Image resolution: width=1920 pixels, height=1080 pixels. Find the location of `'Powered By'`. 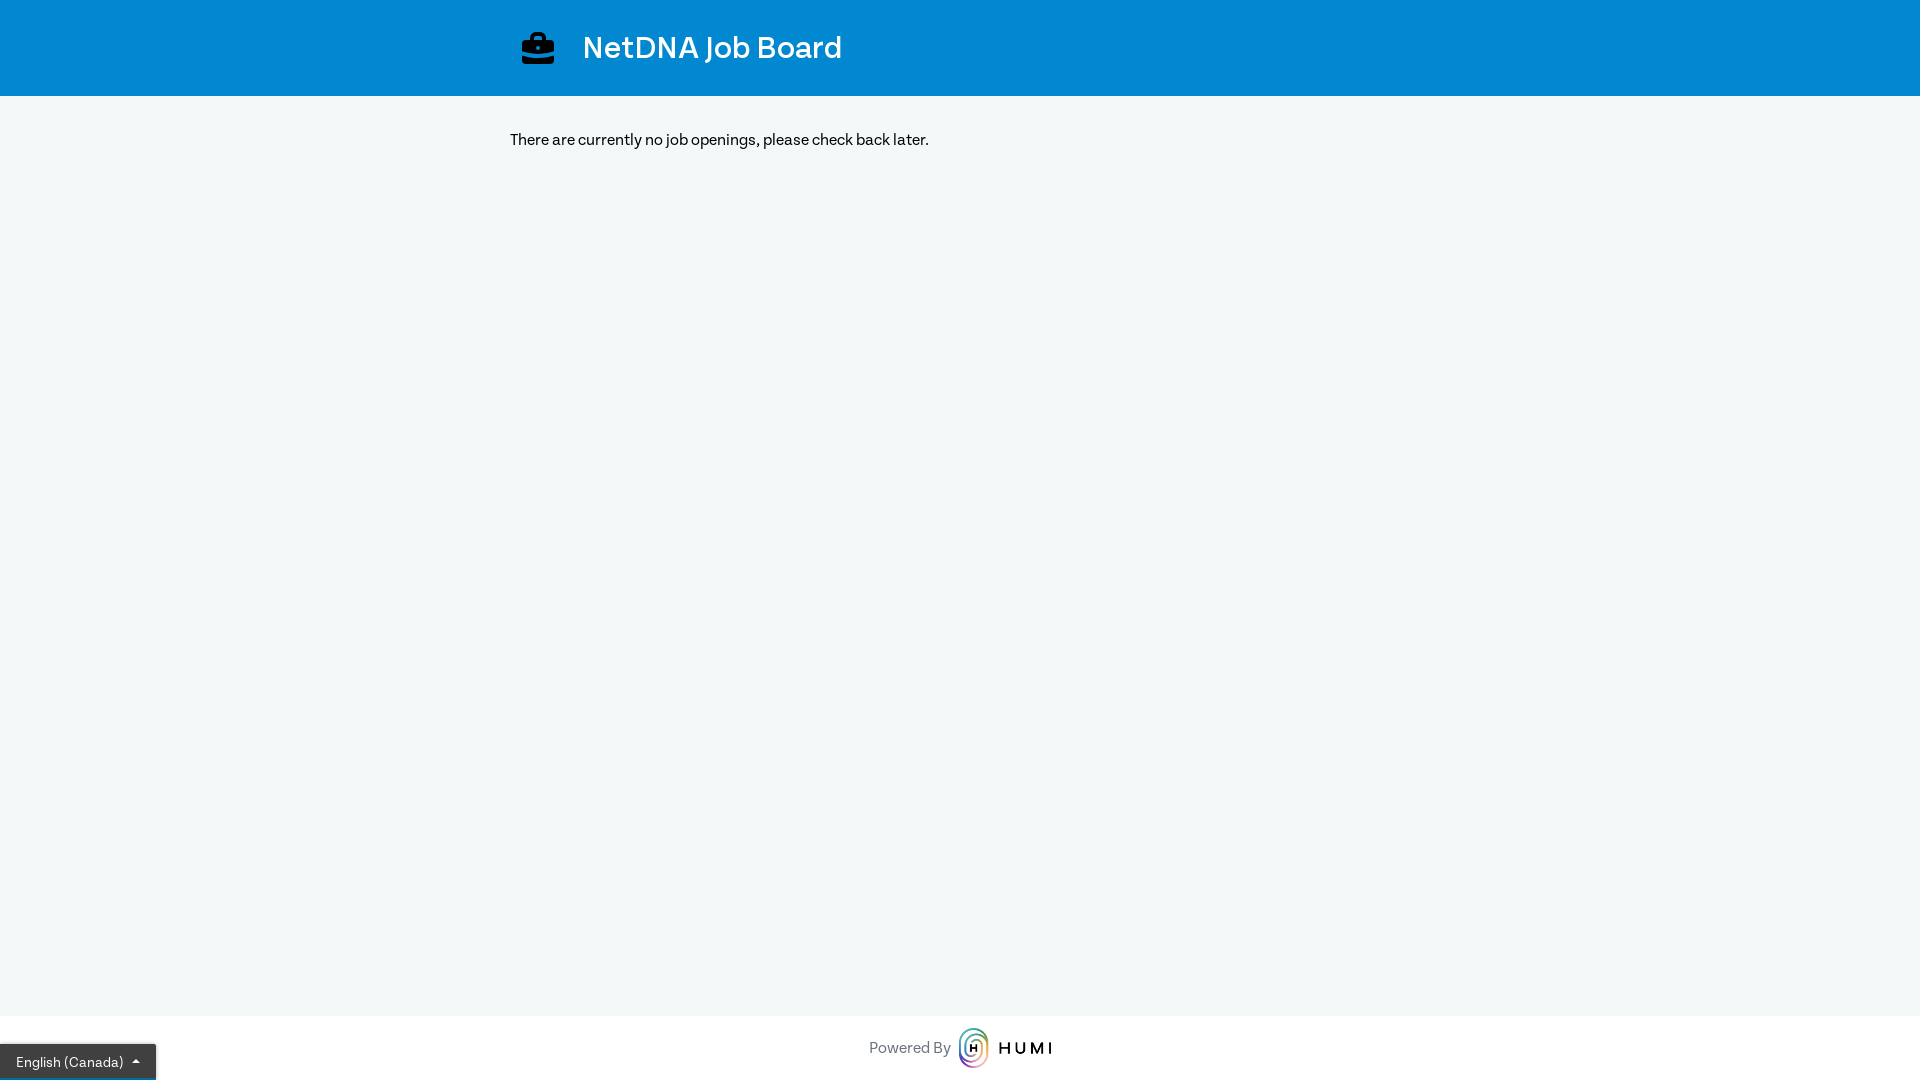

'Powered By' is located at coordinates (958, 1047).